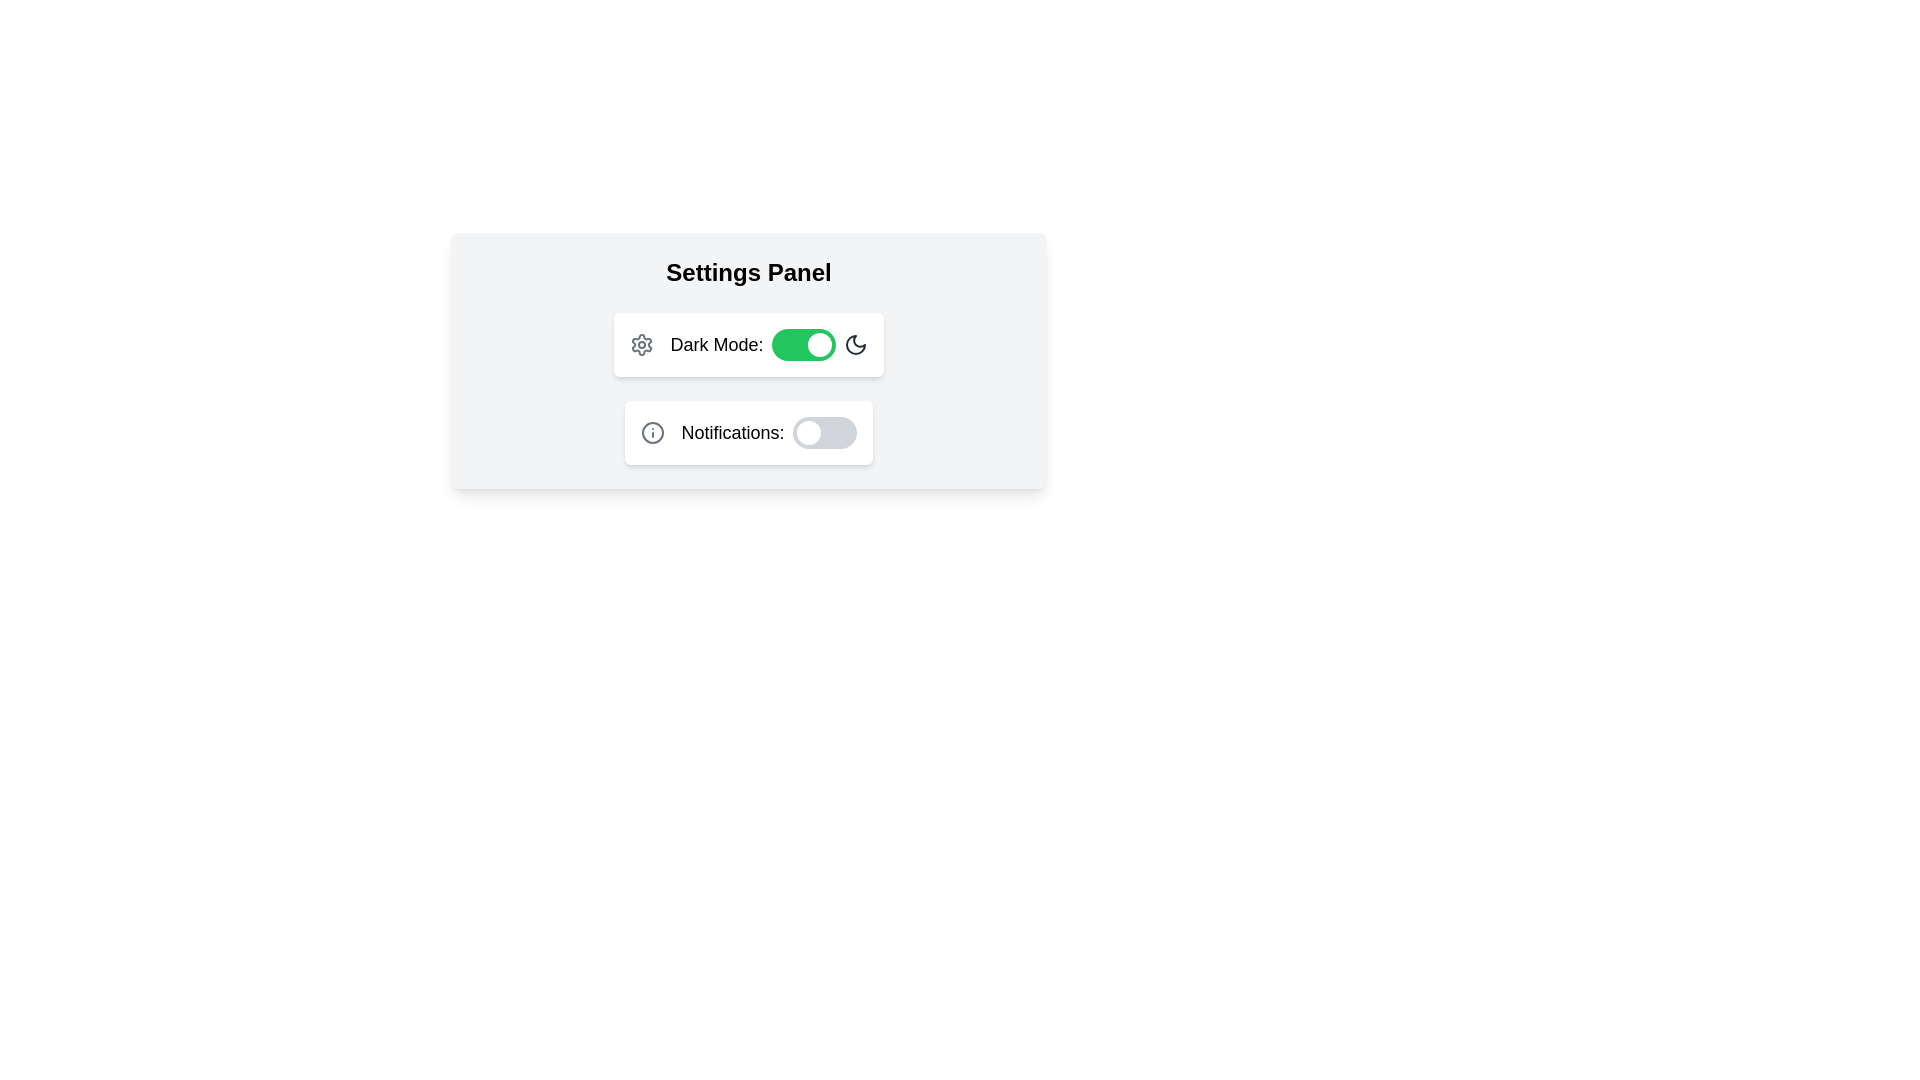 This screenshot has height=1080, width=1920. I want to click on the icon located to the right of the green toggle switch labeled 'Dark Mode:' within the compact settings panel to understand its meaning, so click(855, 343).